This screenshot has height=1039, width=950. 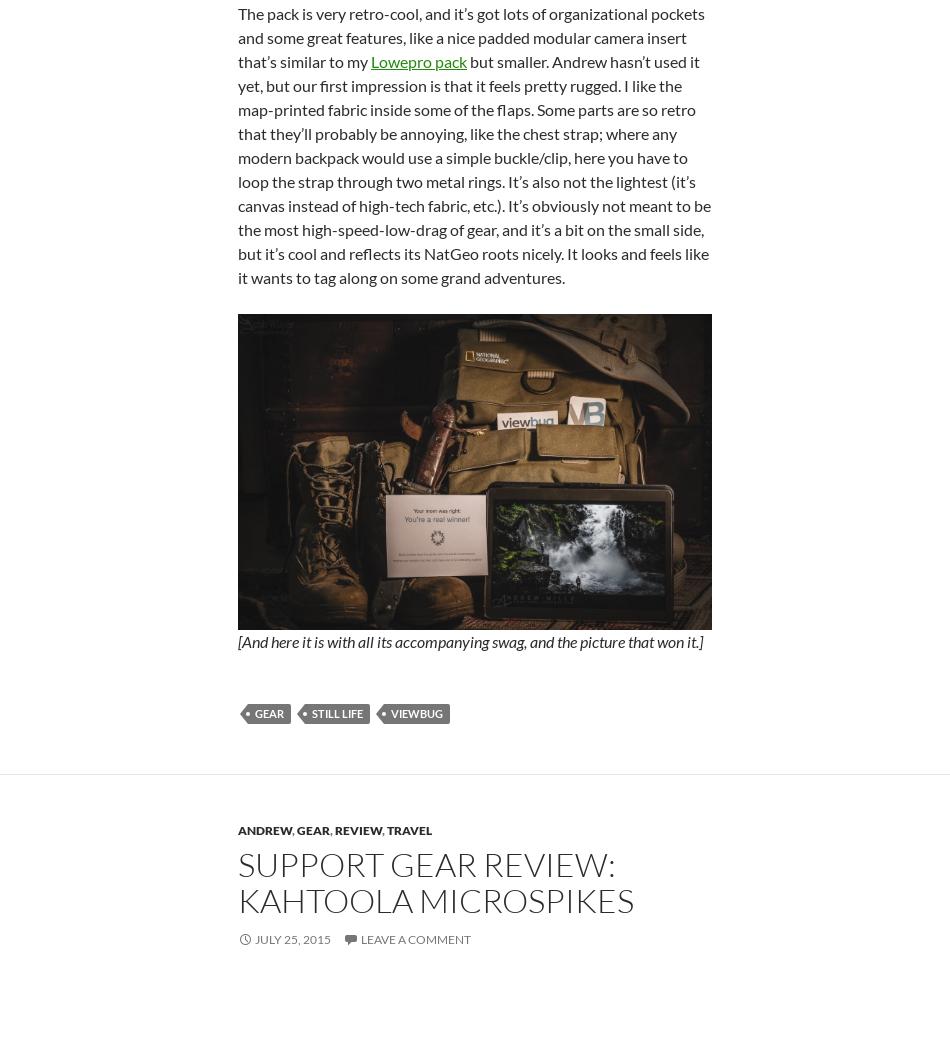 What do you see at coordinates (415, 712) in the screenshot?
I see `'viewbug'` at bounding box center [415, 712].